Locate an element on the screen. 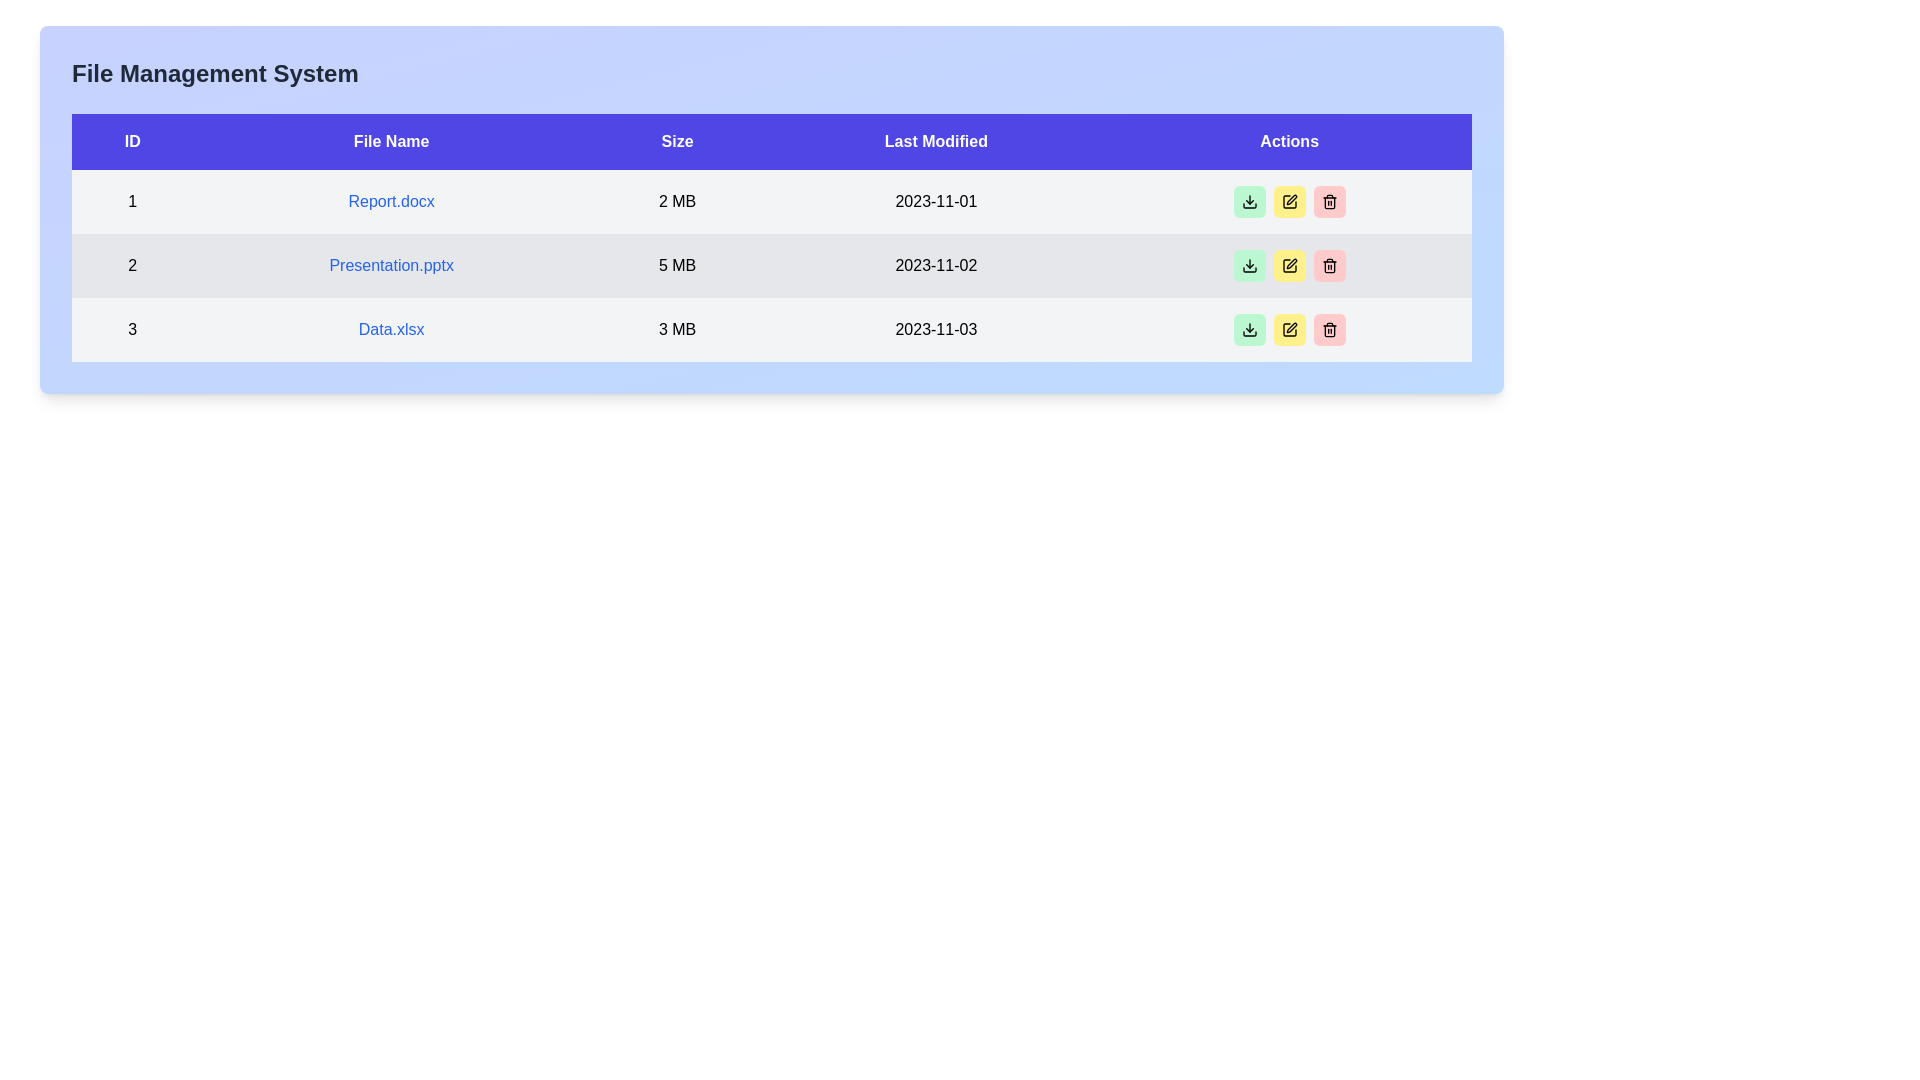  the first button in the 'Actions' column for the second row of the table to initiate the file download is located at coordinates (1248, 265).